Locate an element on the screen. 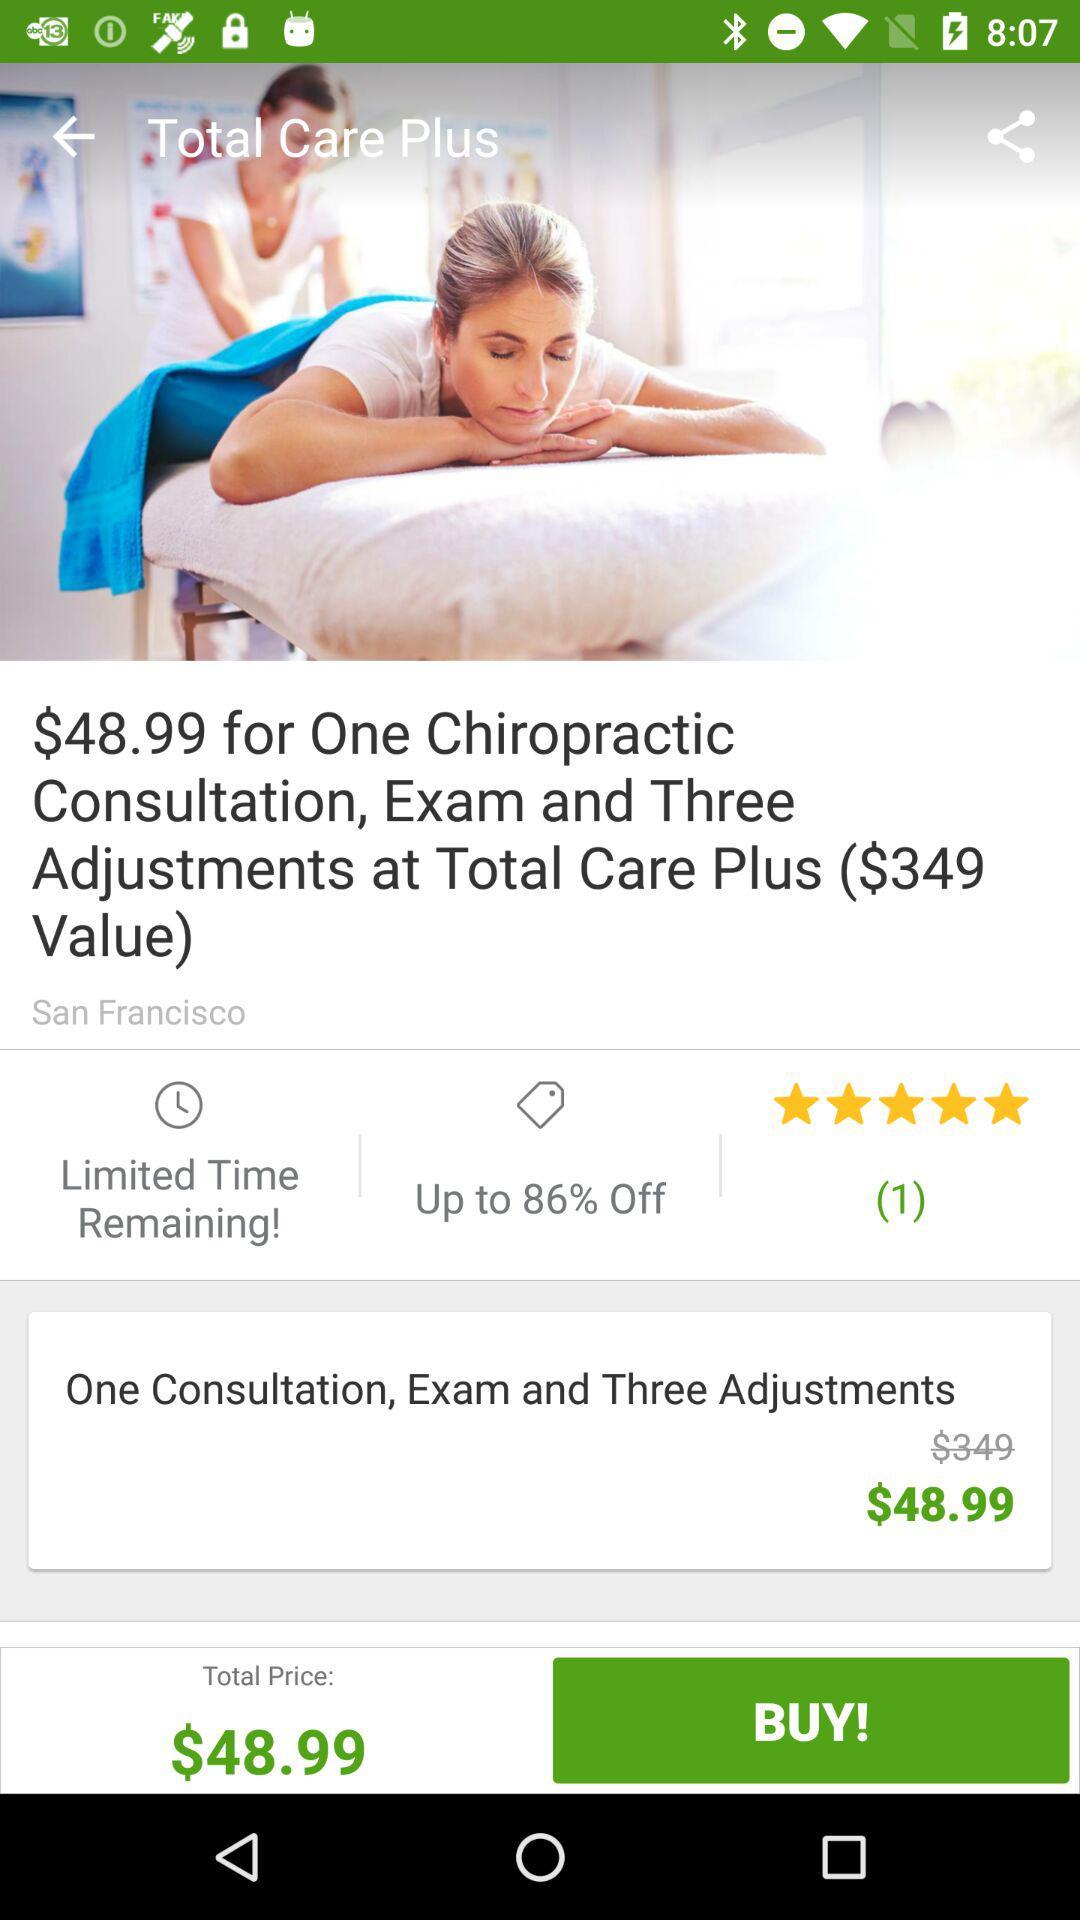  the icon below $48.99 is located at coordinates (811, 1719).